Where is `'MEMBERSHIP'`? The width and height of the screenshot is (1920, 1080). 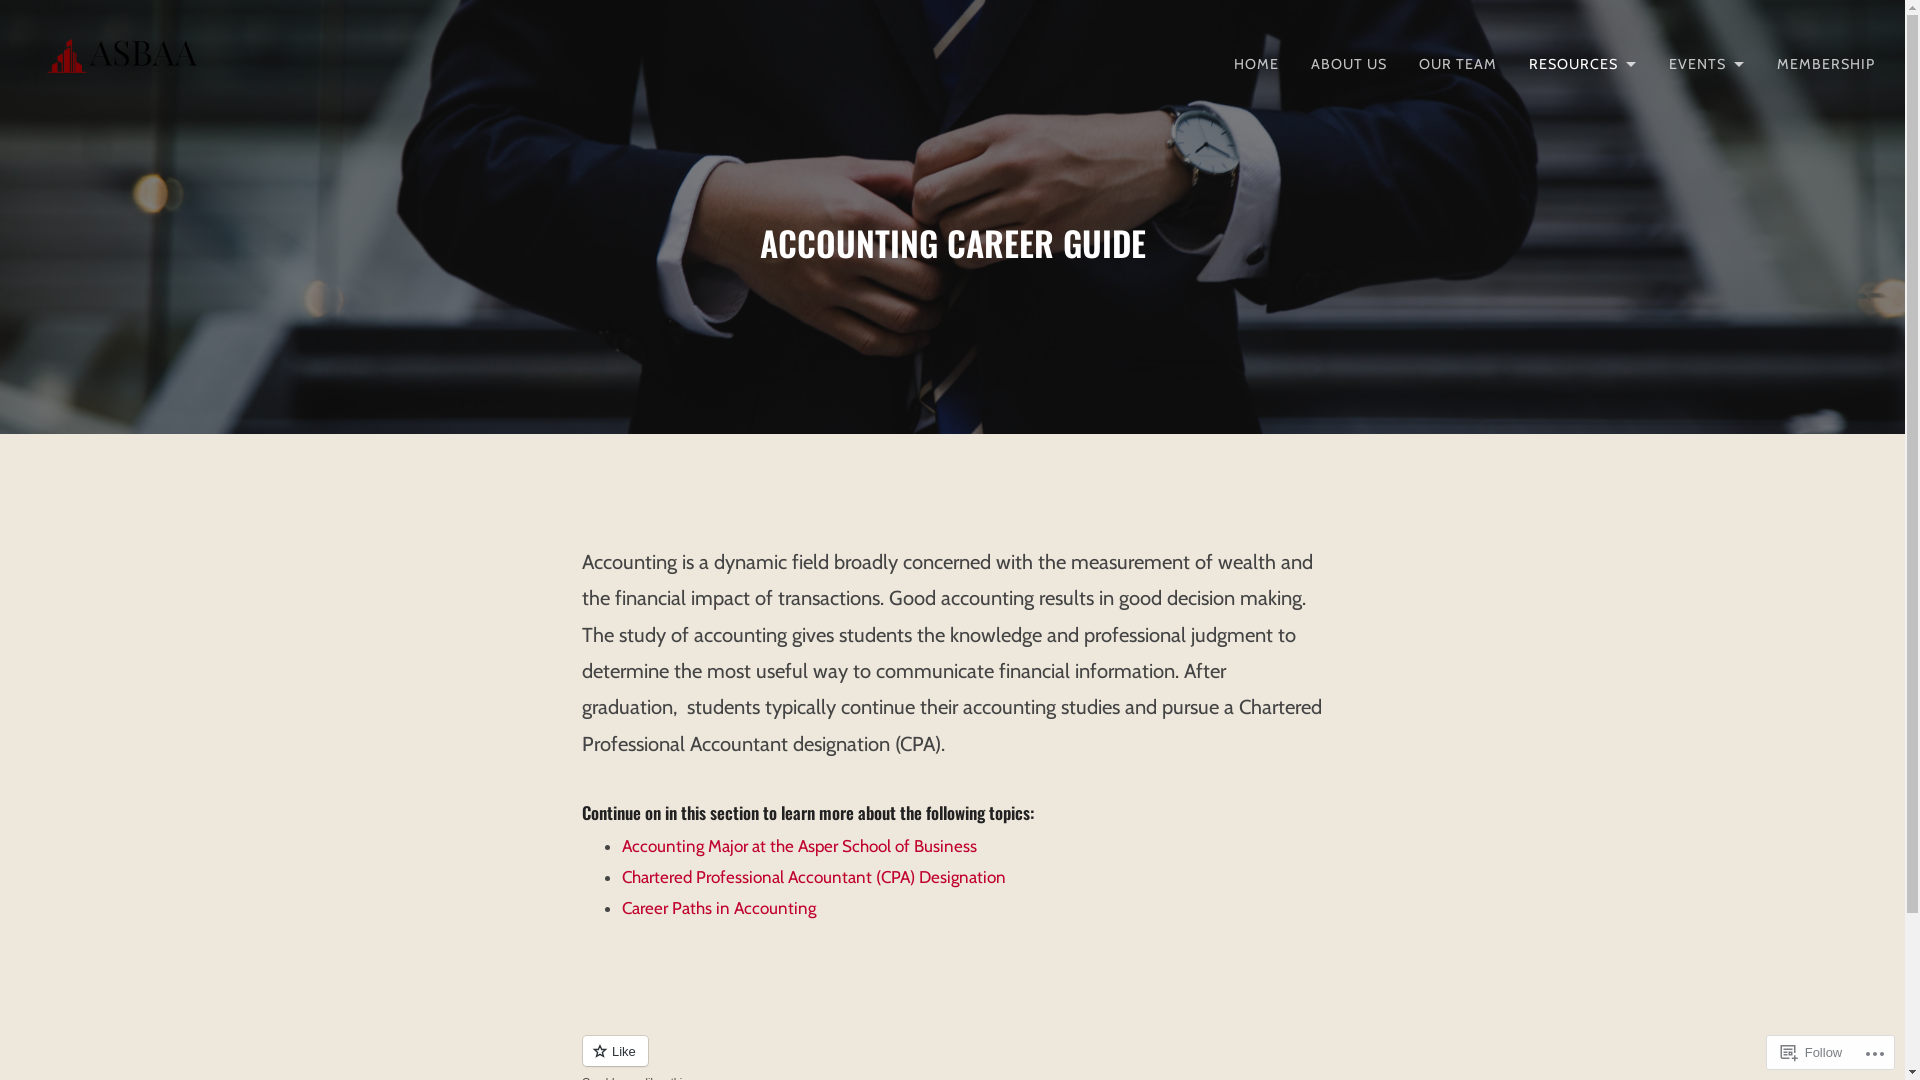 'MEMBERSHIP' is located at coordinates (1825, 63).